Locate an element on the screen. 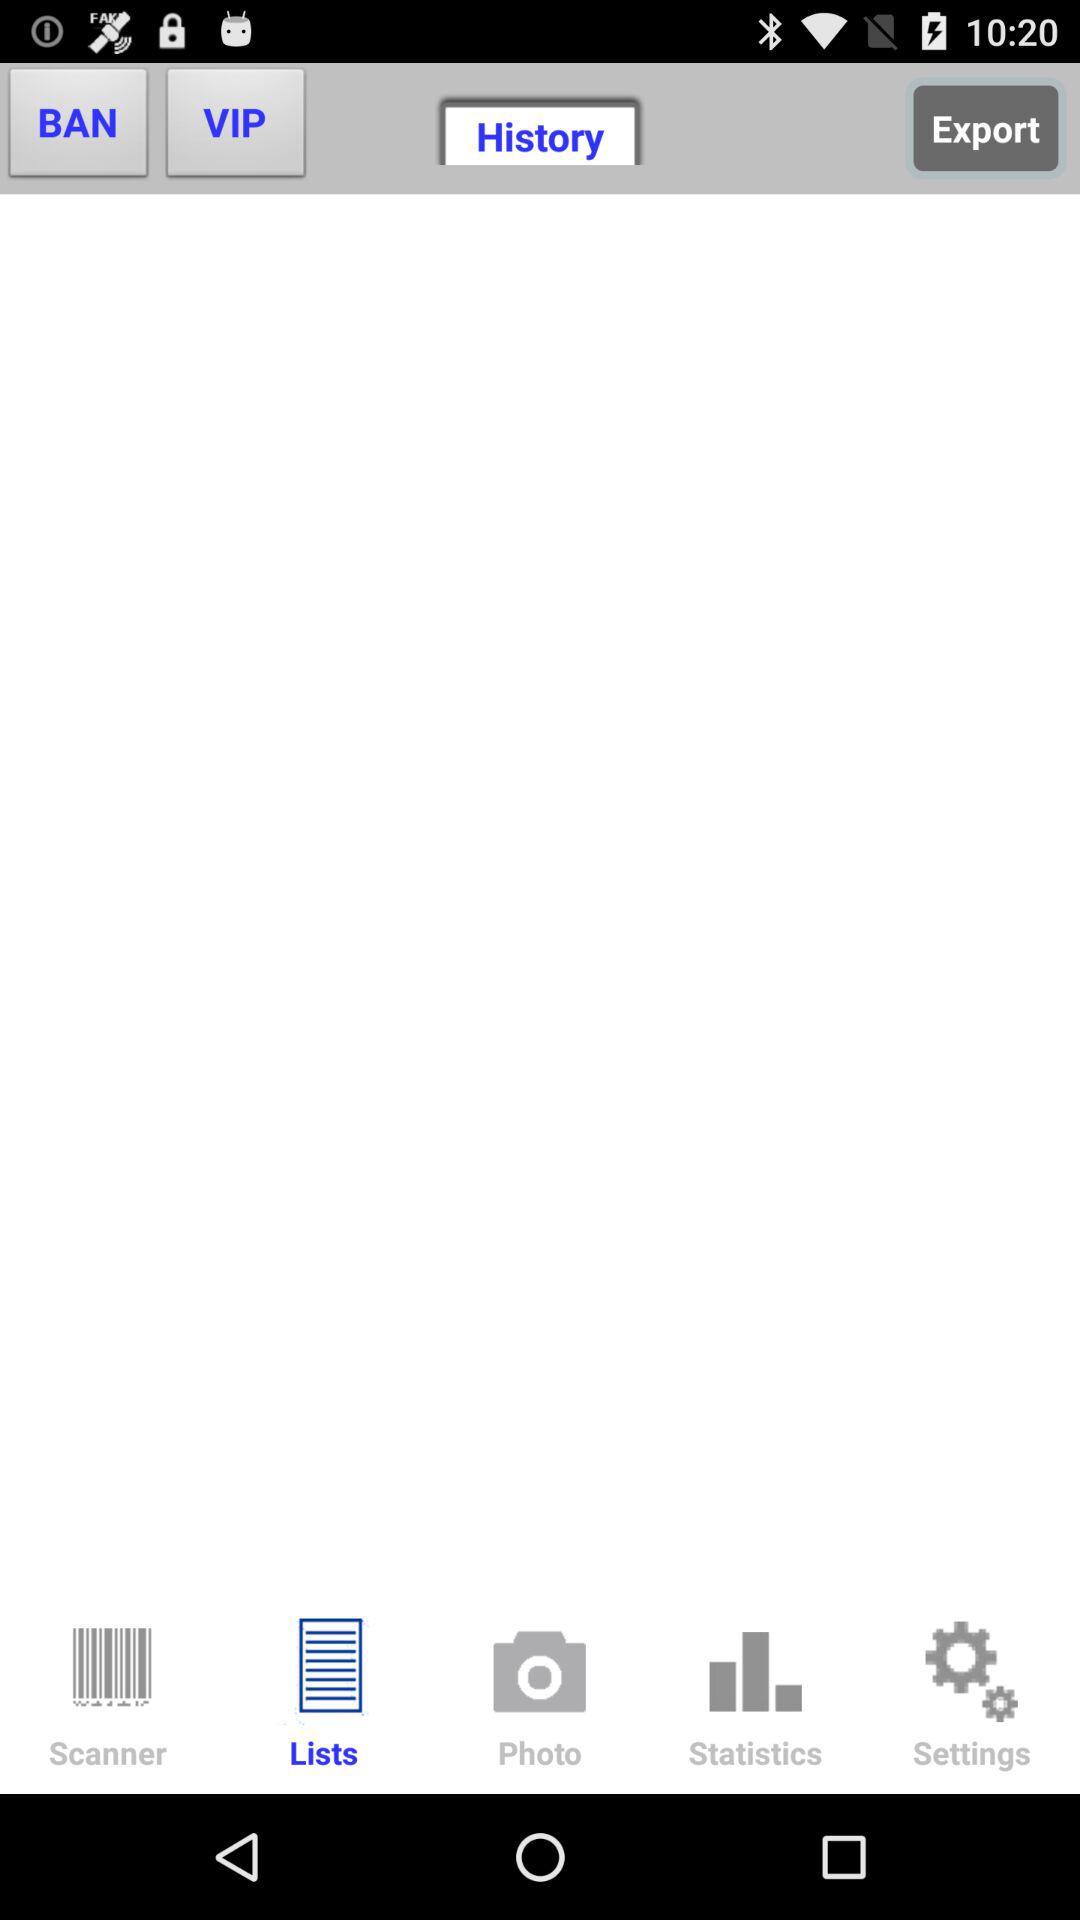 The height and width of the screenshot is (1920, 1080). button to the left of history icon is located at coordinates (235, 127).